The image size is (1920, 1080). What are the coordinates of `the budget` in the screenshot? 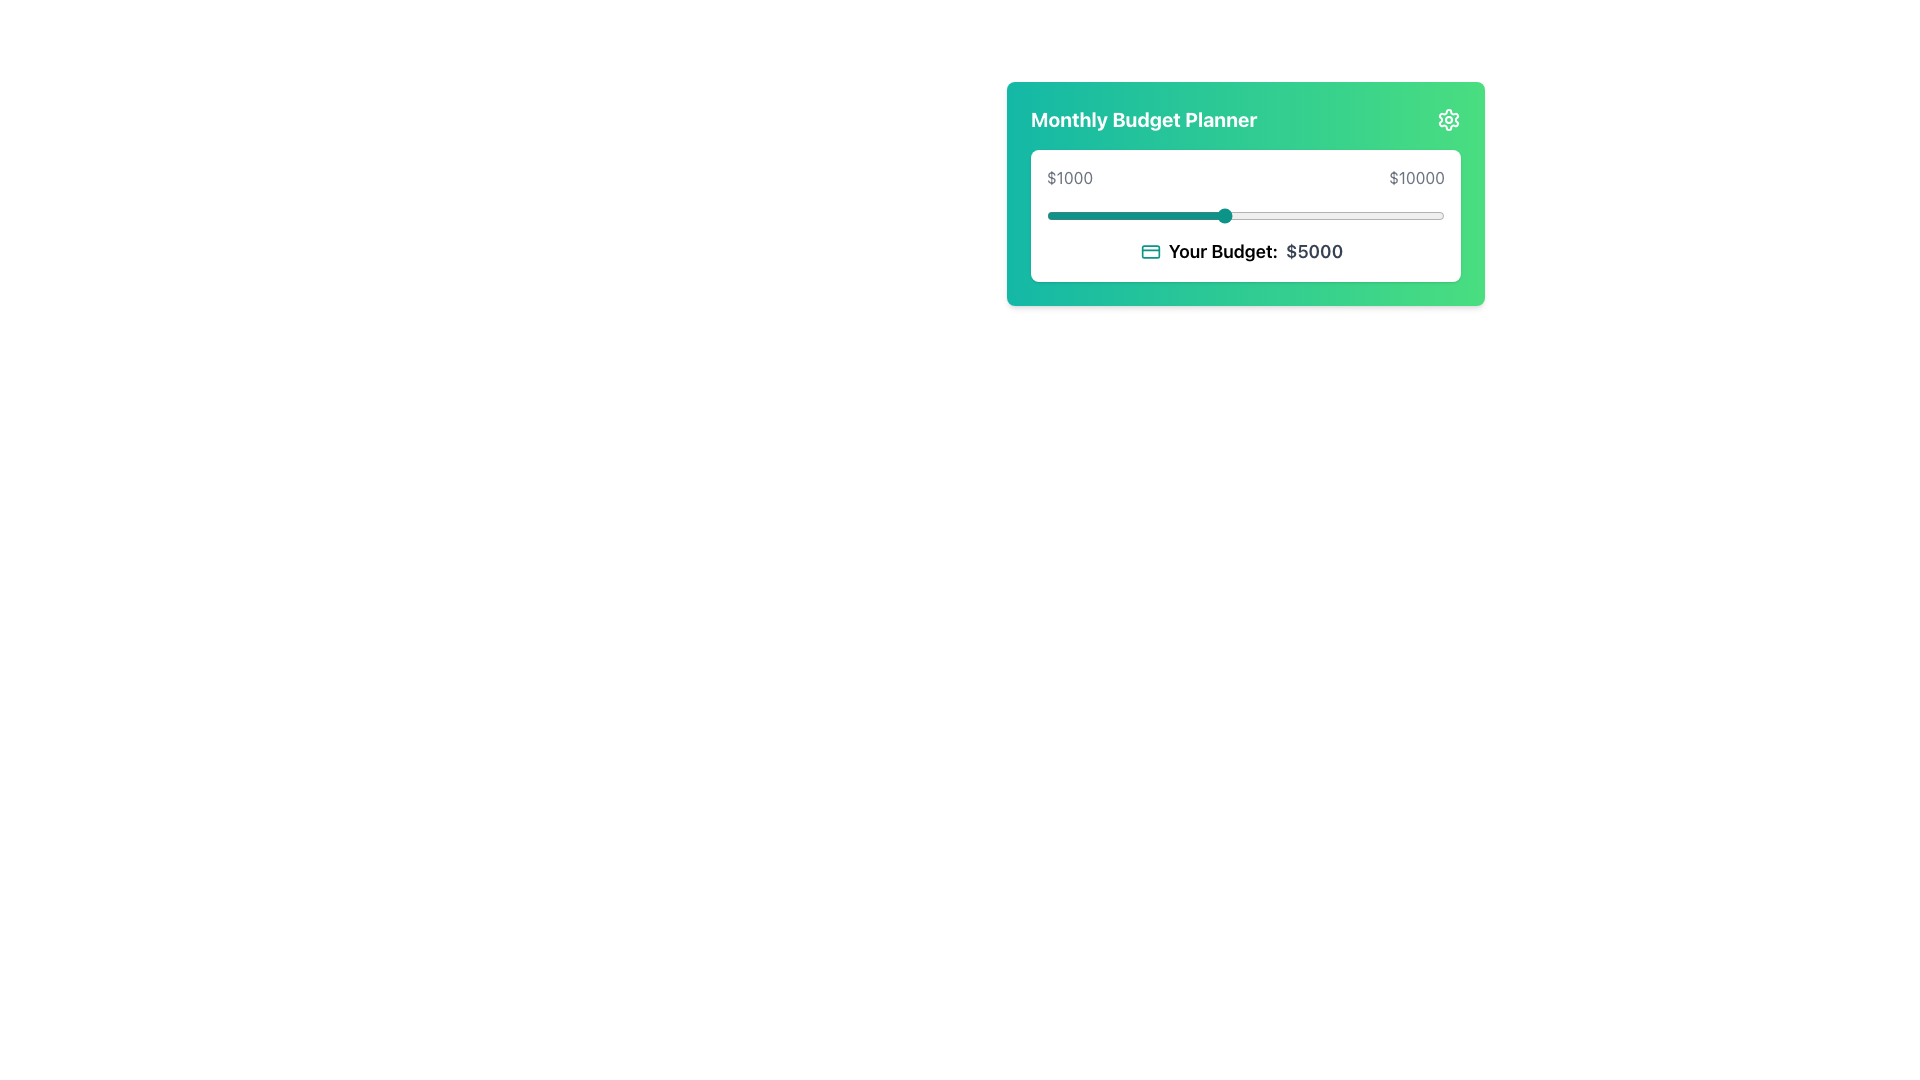 It's located at (1153, 216).